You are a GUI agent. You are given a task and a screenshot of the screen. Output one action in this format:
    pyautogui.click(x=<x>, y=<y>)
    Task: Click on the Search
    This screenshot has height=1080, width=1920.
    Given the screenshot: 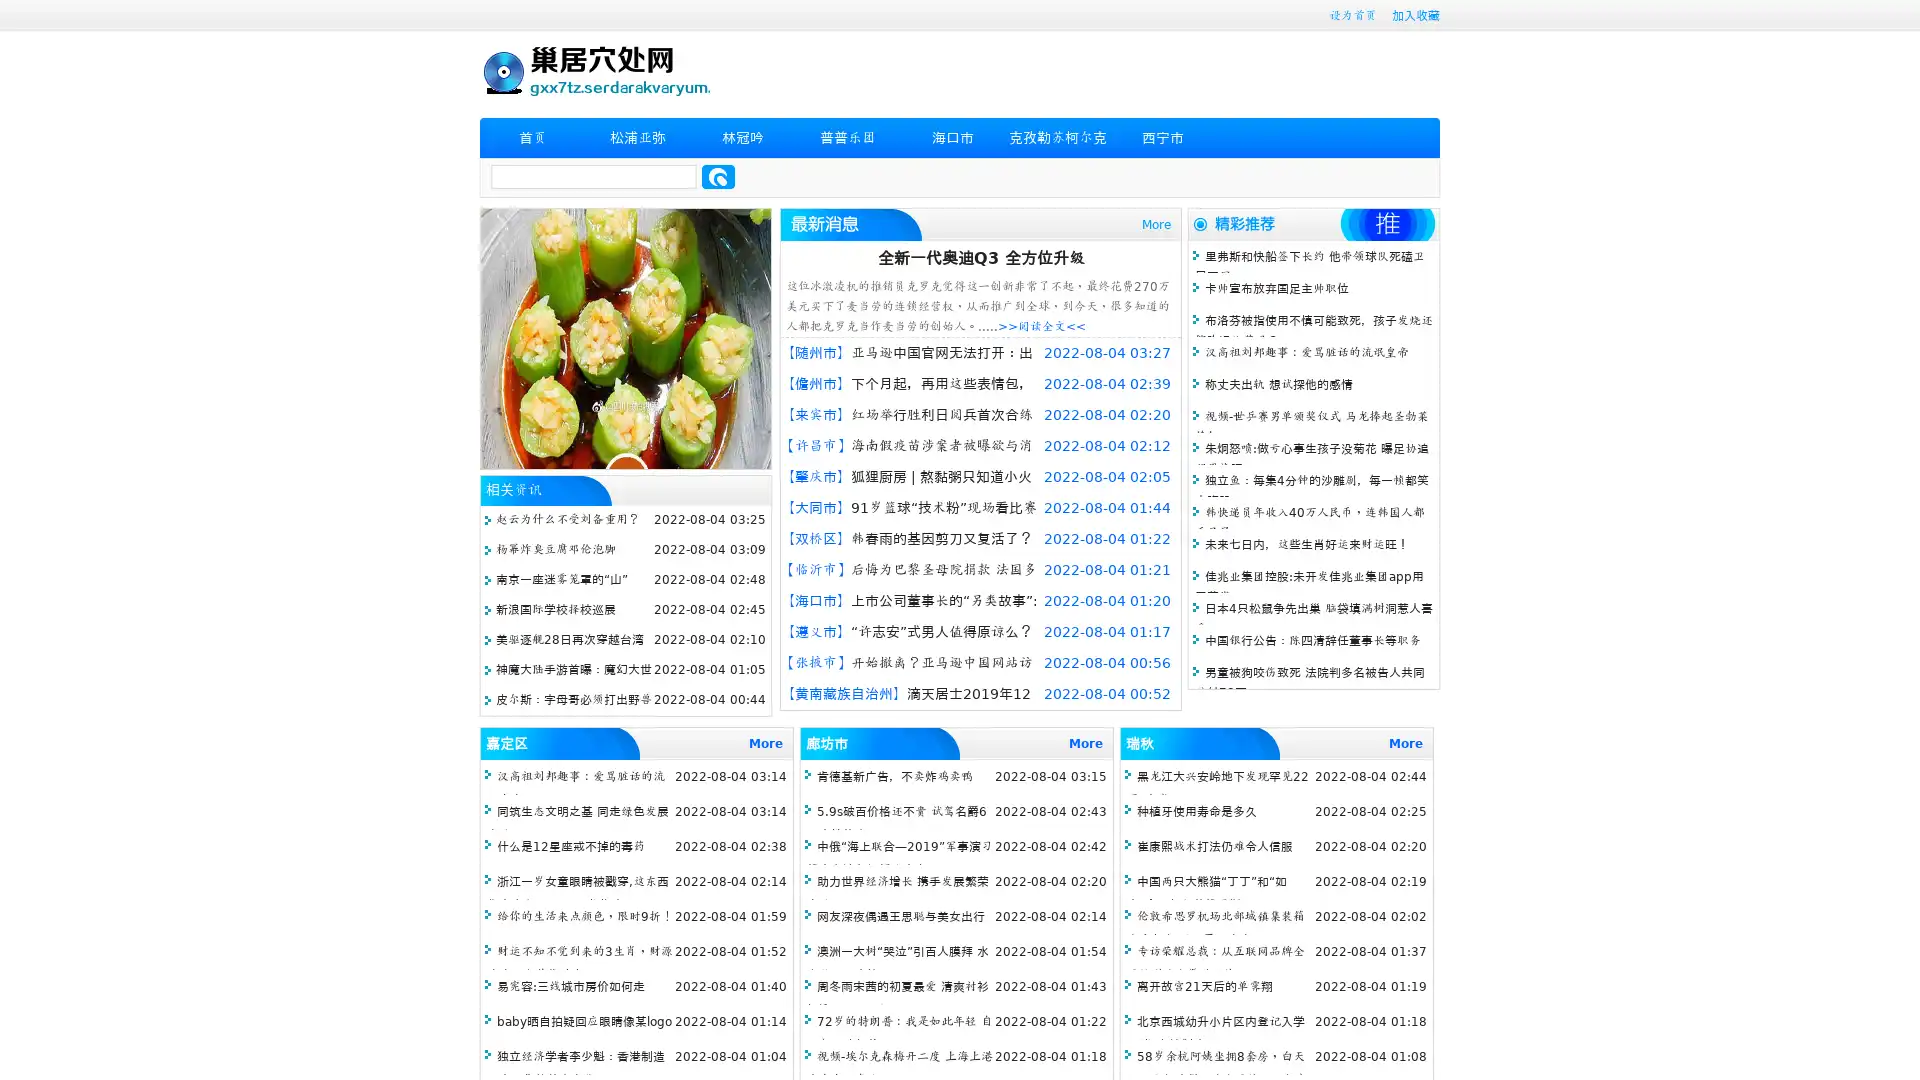 What is the action you would take?
    pyautogui.click(x=718, y=176)
    